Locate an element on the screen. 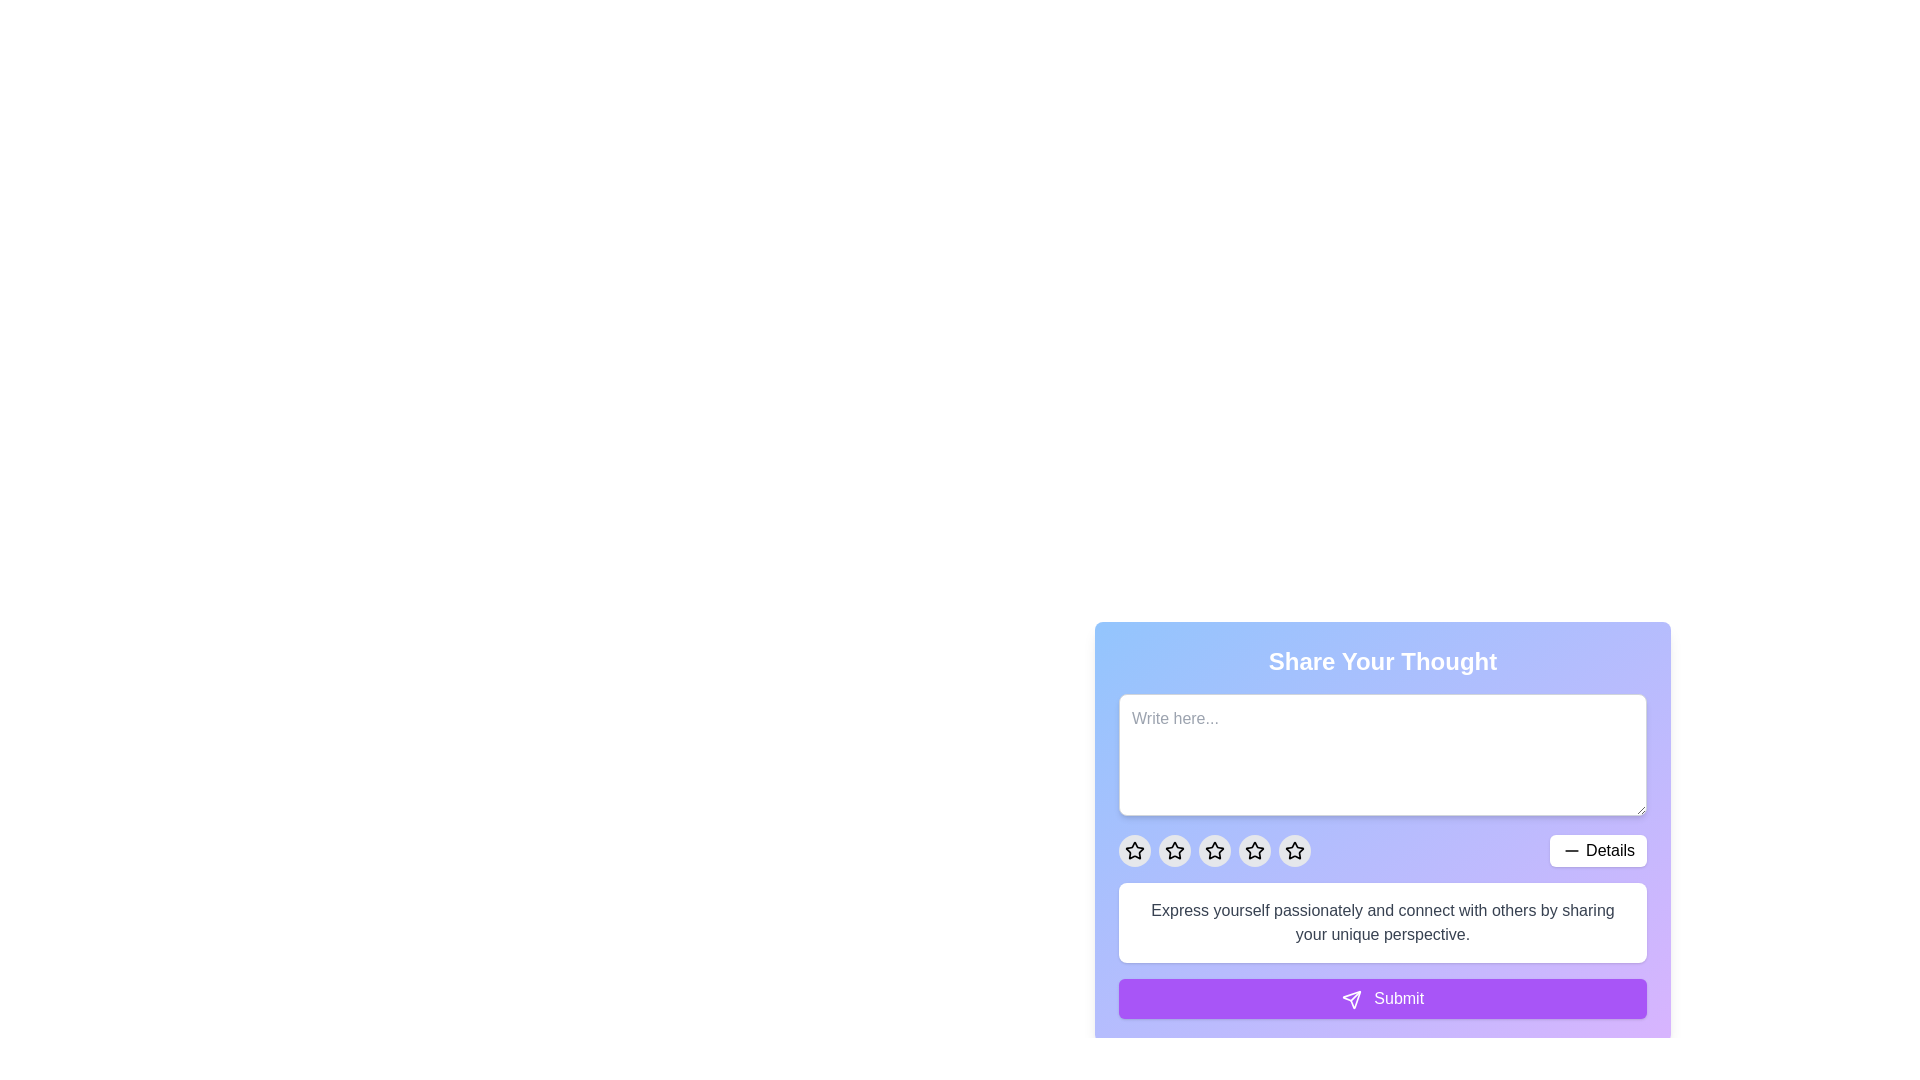 The image size is (1920, 1080). the first star-shaped rating widget is located at coordinates (1133, 849).